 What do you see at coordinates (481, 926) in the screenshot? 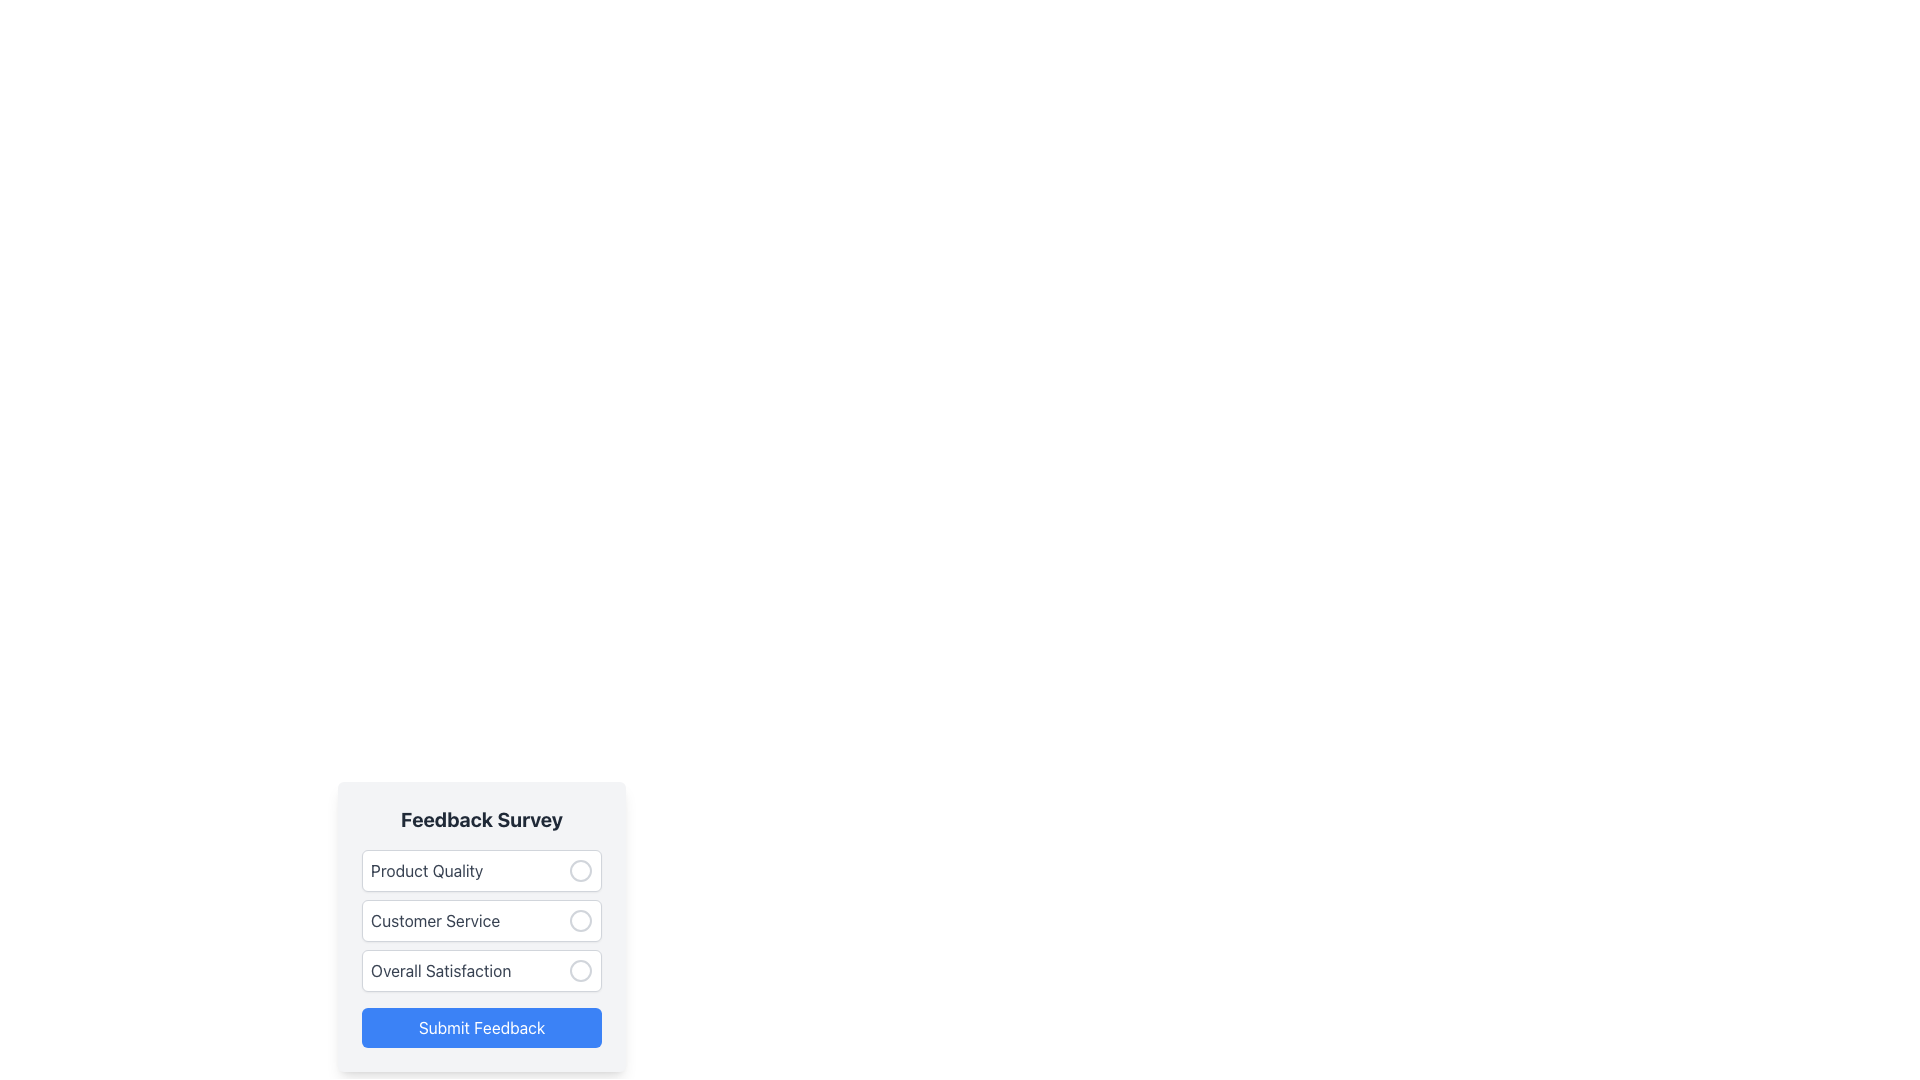
I see `the 'Customer Service' list selection item` at bounding box center [481, 926].